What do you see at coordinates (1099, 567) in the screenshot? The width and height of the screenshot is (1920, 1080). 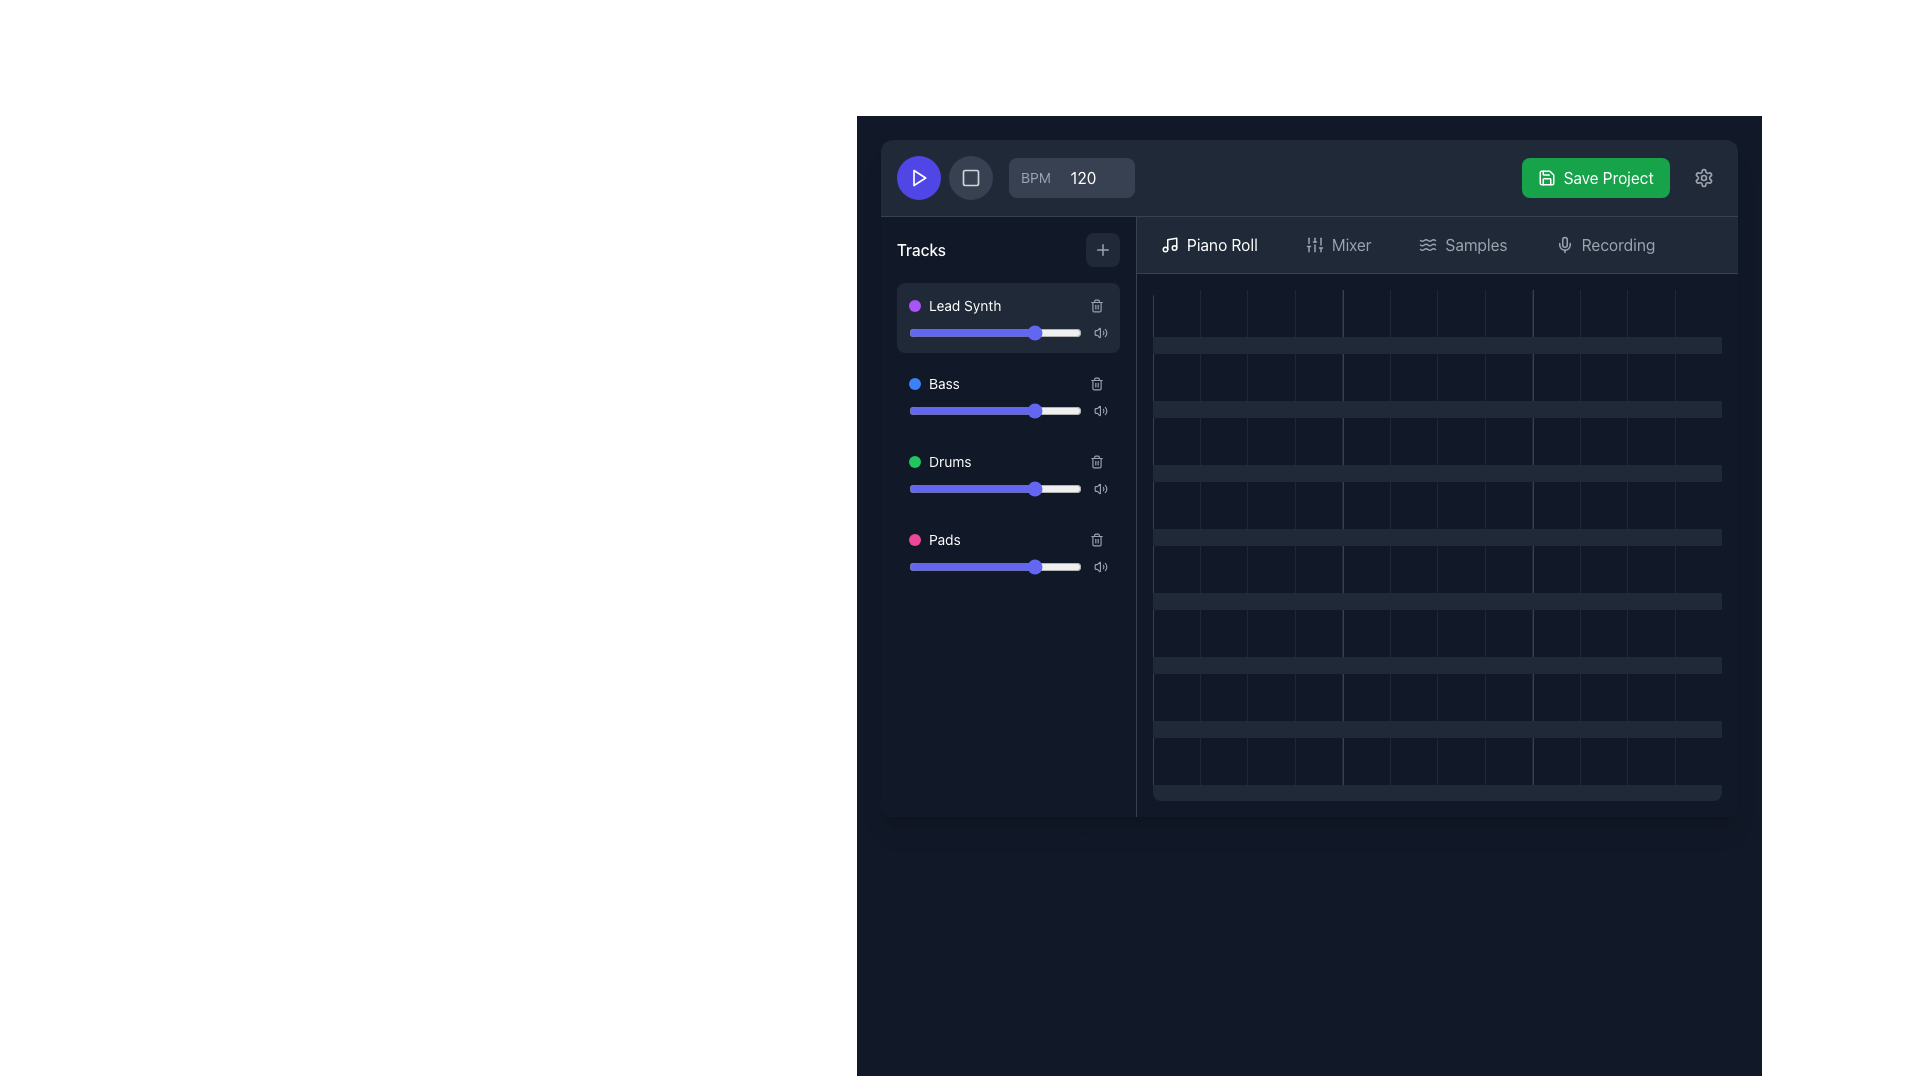 I see `the speaker icon that resembles sound waves, located to the right of the volume progress bar in the settings section` at bounding box center [1099, 567].